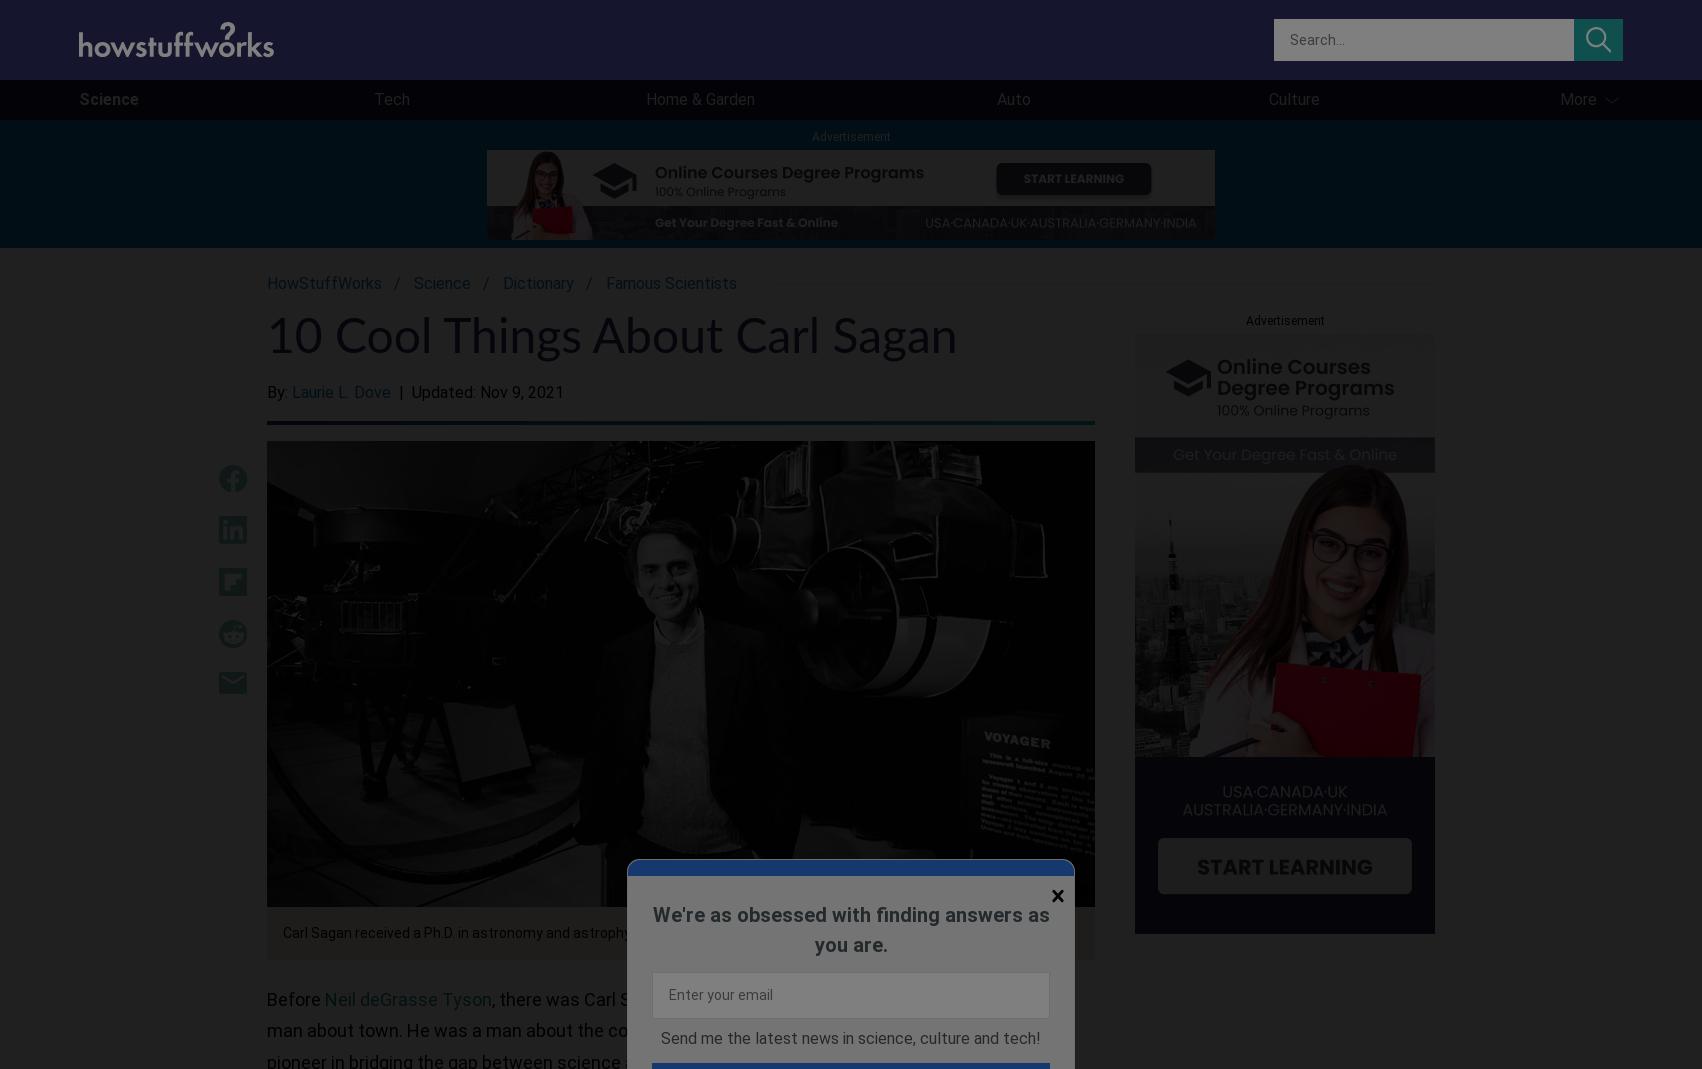 The width and height of the screenshot is (1702, 1069). What do you see at coordinates (486, 391) in the screenshot?
I see `'Updated: Nov 9, 2021'` at bounding box center [486, 391].